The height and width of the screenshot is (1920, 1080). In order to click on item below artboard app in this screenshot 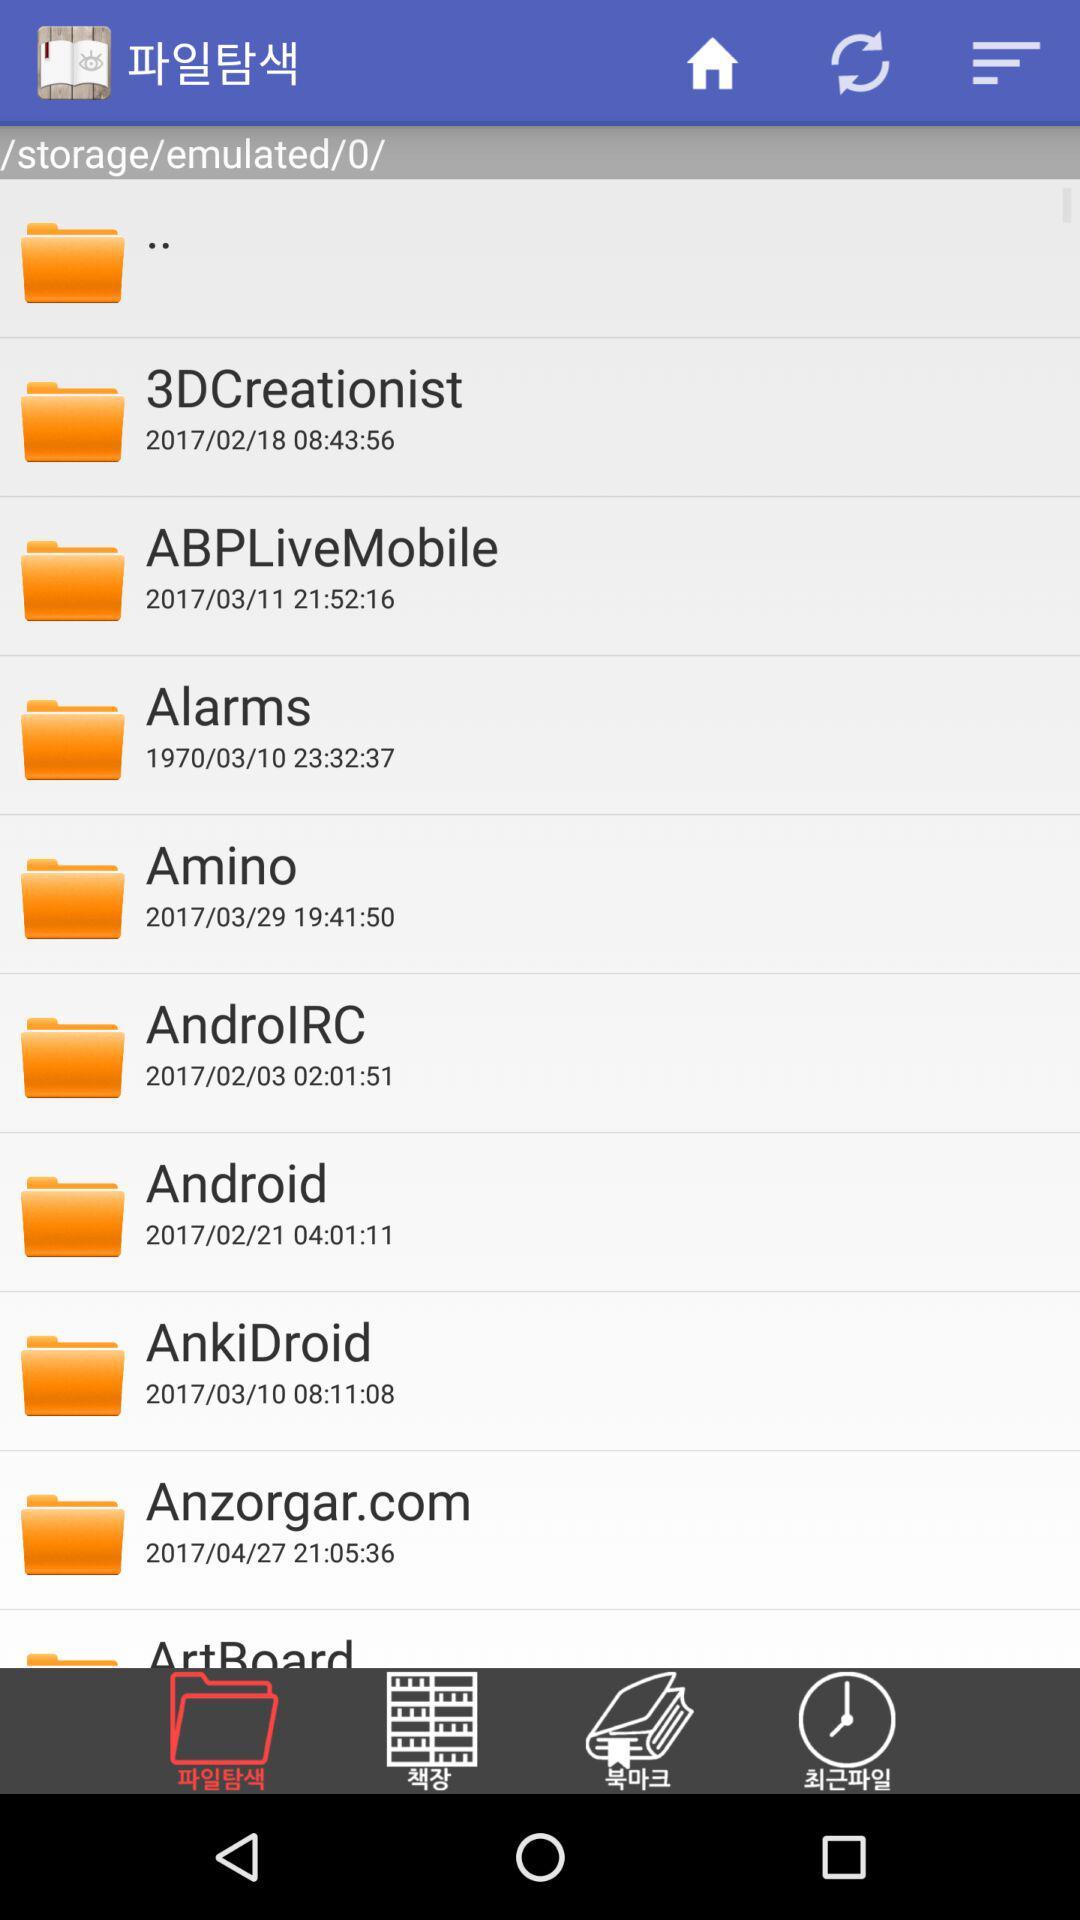, I will do `click(455, 1730)`.